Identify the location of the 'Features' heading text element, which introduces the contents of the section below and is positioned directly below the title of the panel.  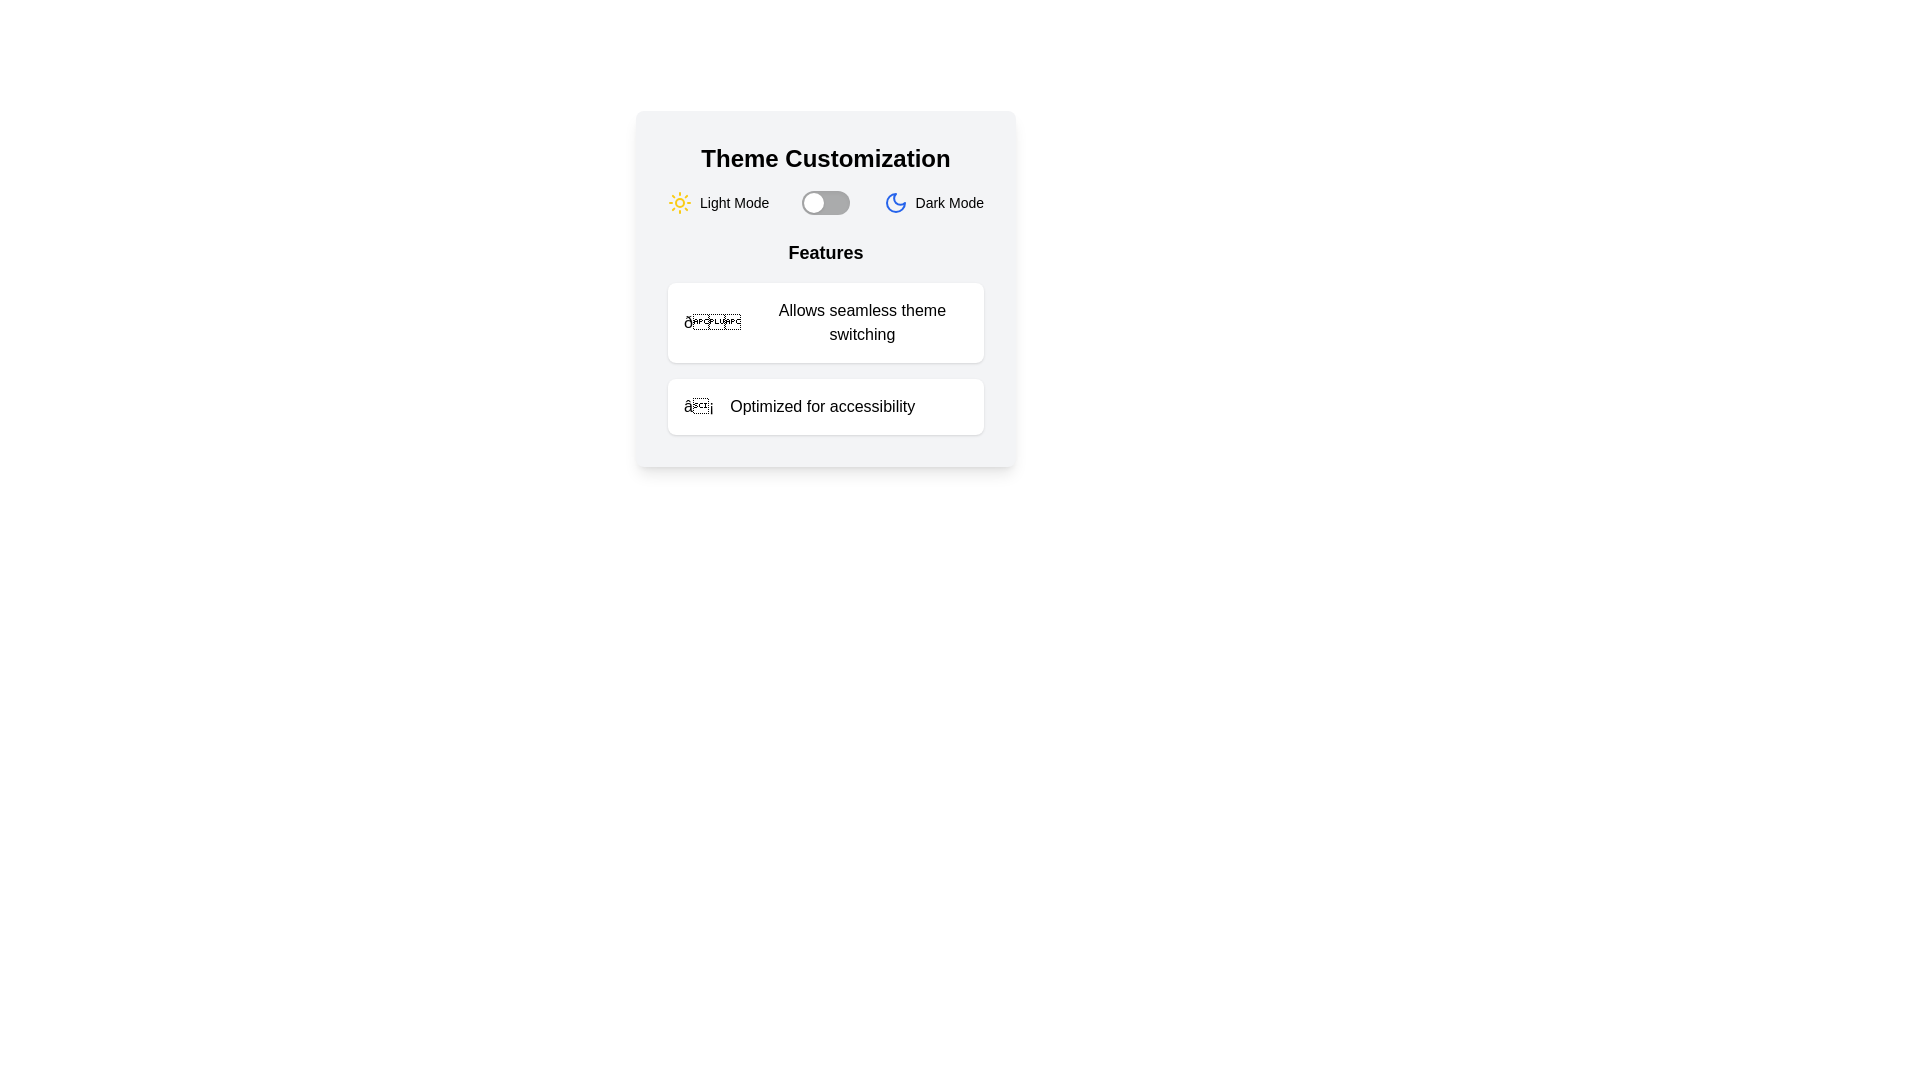
(825, 252).